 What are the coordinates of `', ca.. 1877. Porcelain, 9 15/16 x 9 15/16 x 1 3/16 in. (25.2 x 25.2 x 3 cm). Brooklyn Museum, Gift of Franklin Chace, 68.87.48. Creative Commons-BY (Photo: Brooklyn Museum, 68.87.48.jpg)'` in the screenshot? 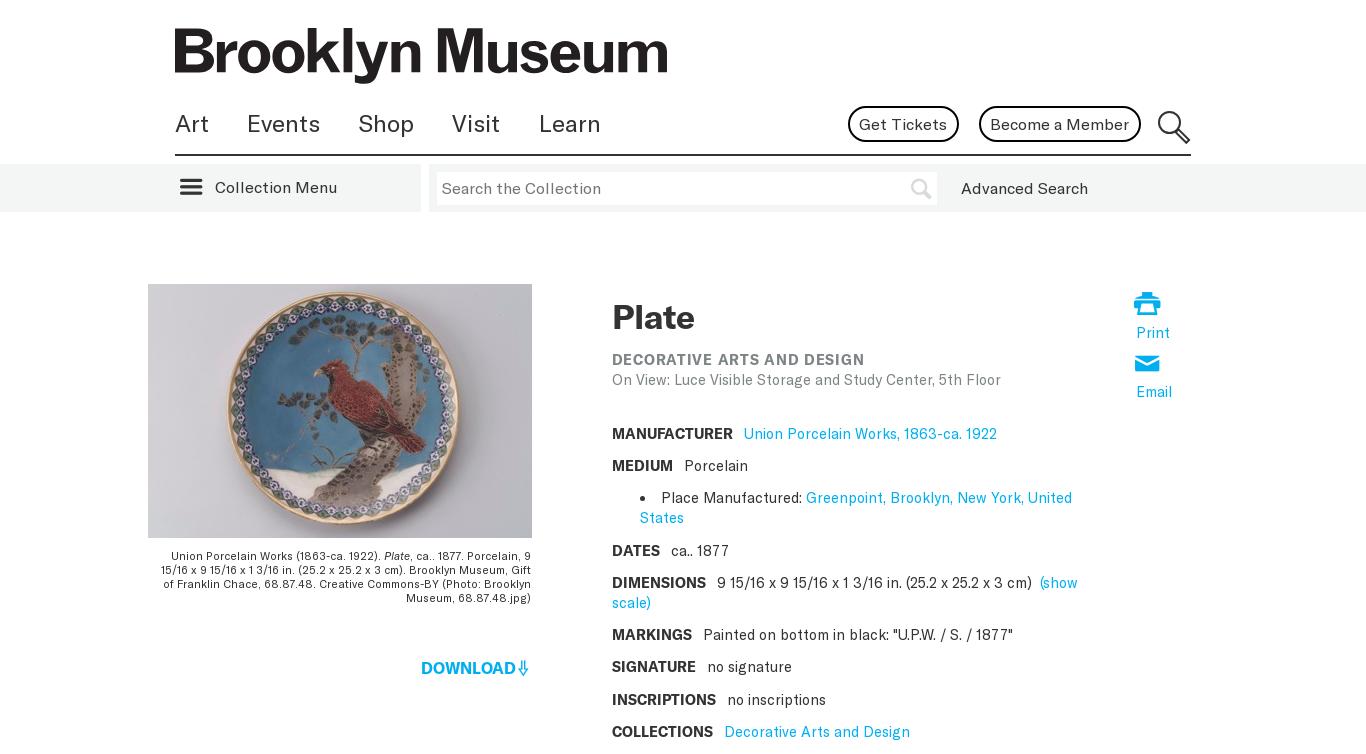 It's located at (344, 576).